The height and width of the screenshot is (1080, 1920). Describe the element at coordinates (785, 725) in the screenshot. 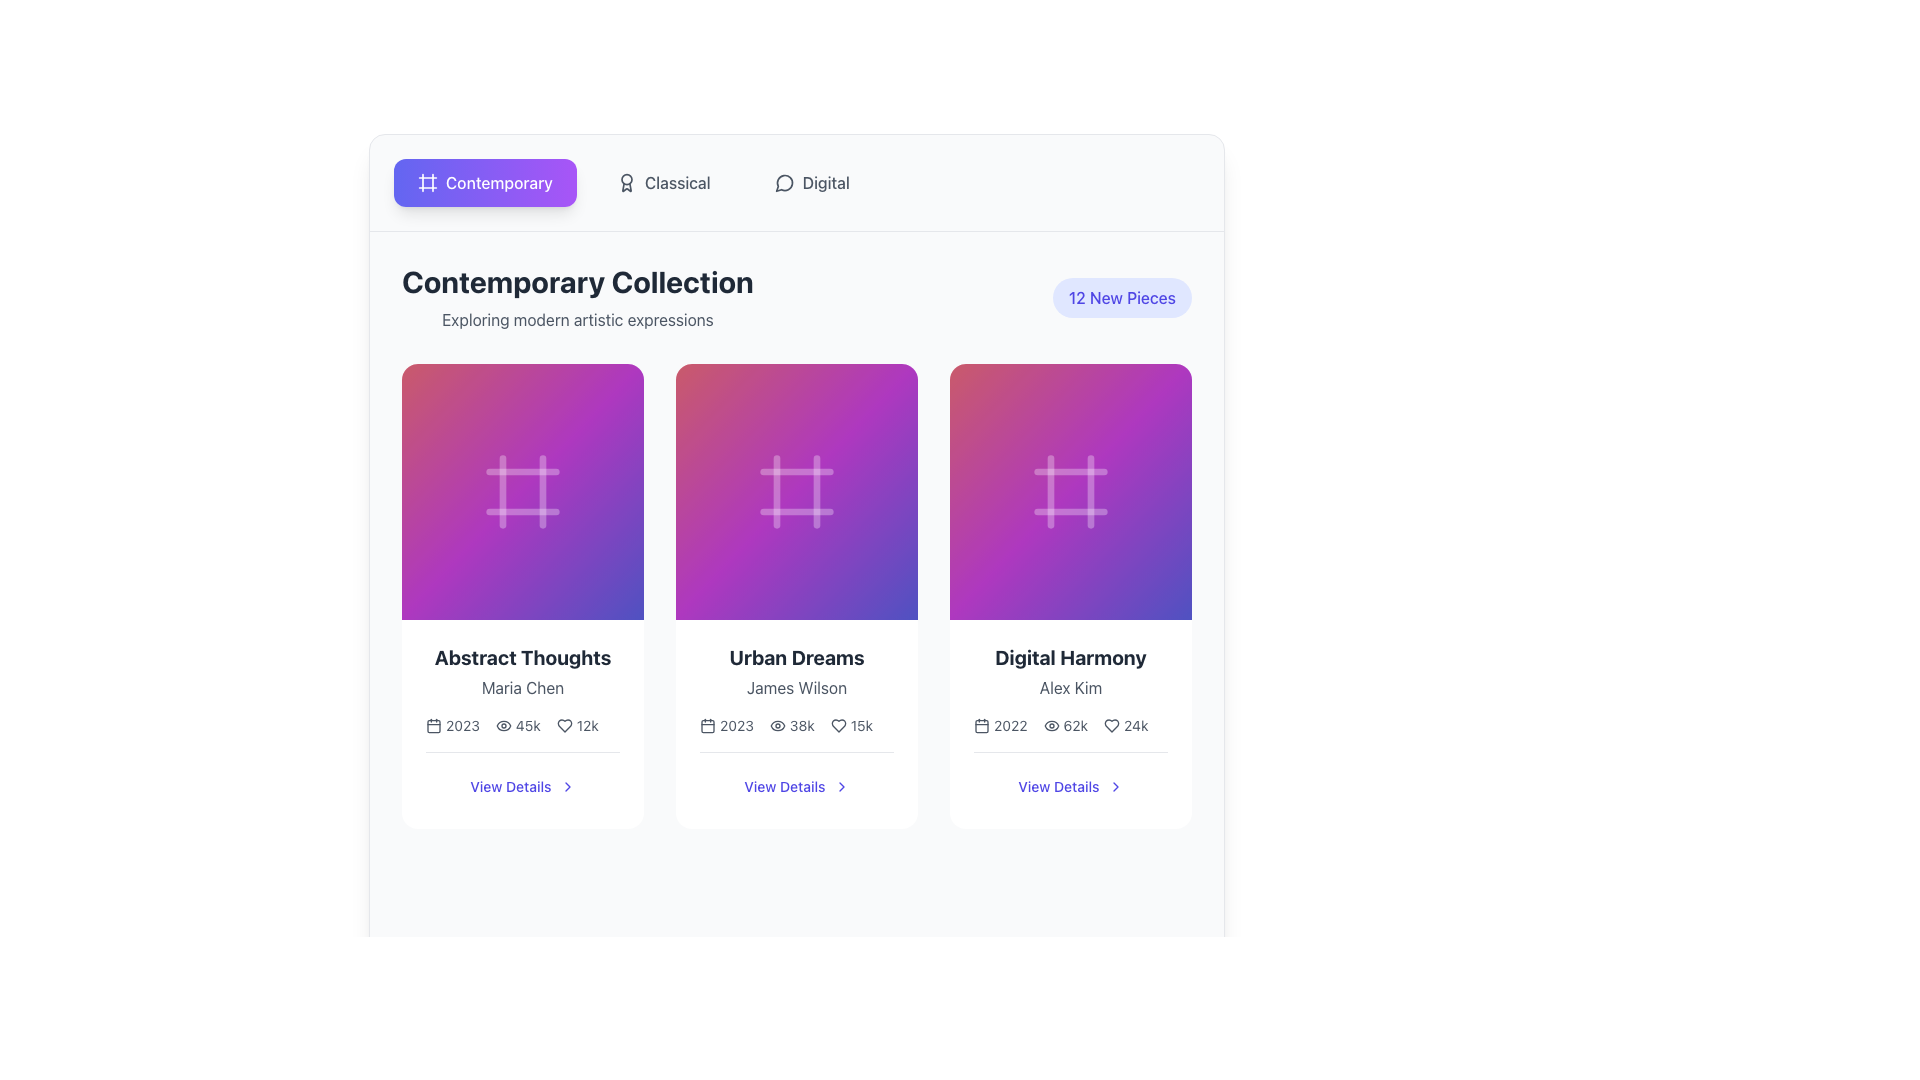

I see `displayed information from the metadata element consisting of '2023' with a calendar icon, '38k' with an eye icon, and '15k' with a heart icon, which is positioned below the title 'Urban Dreams'` at that location.